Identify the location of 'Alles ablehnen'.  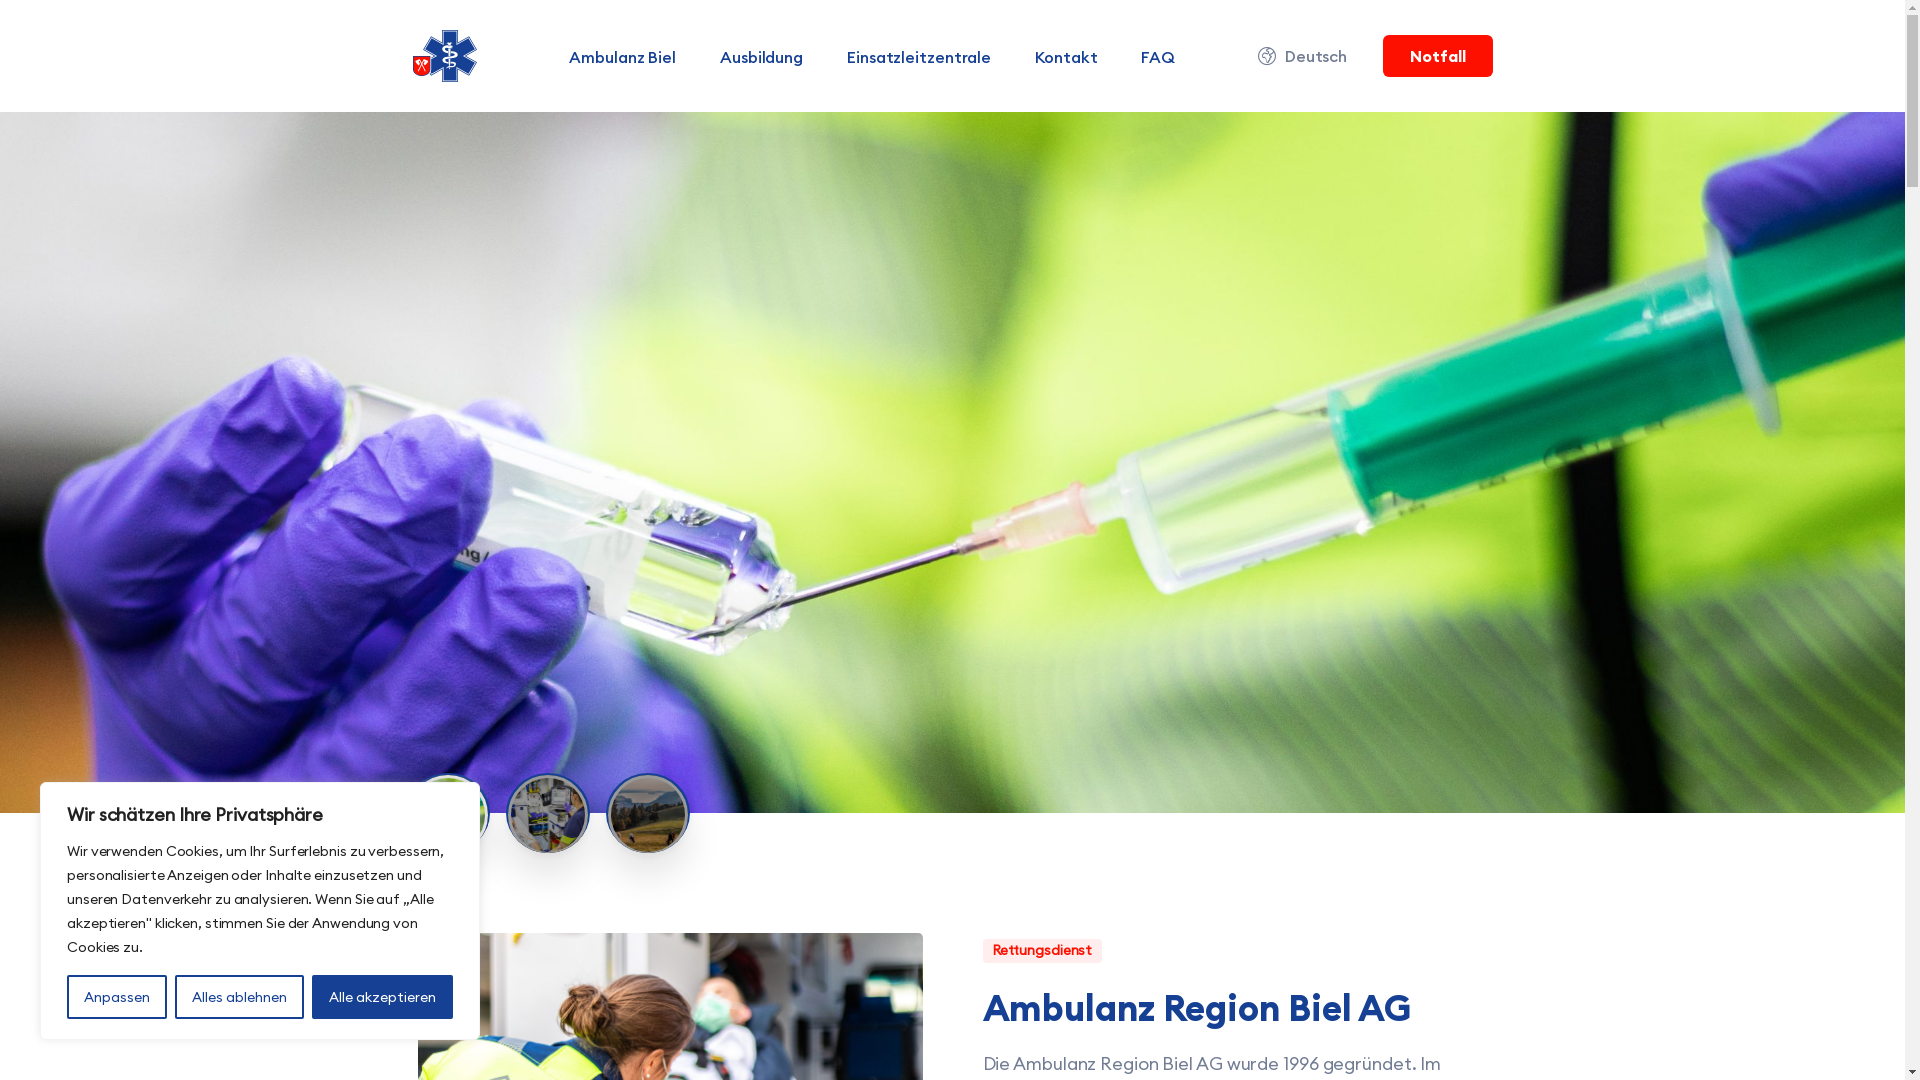
(174, 996).